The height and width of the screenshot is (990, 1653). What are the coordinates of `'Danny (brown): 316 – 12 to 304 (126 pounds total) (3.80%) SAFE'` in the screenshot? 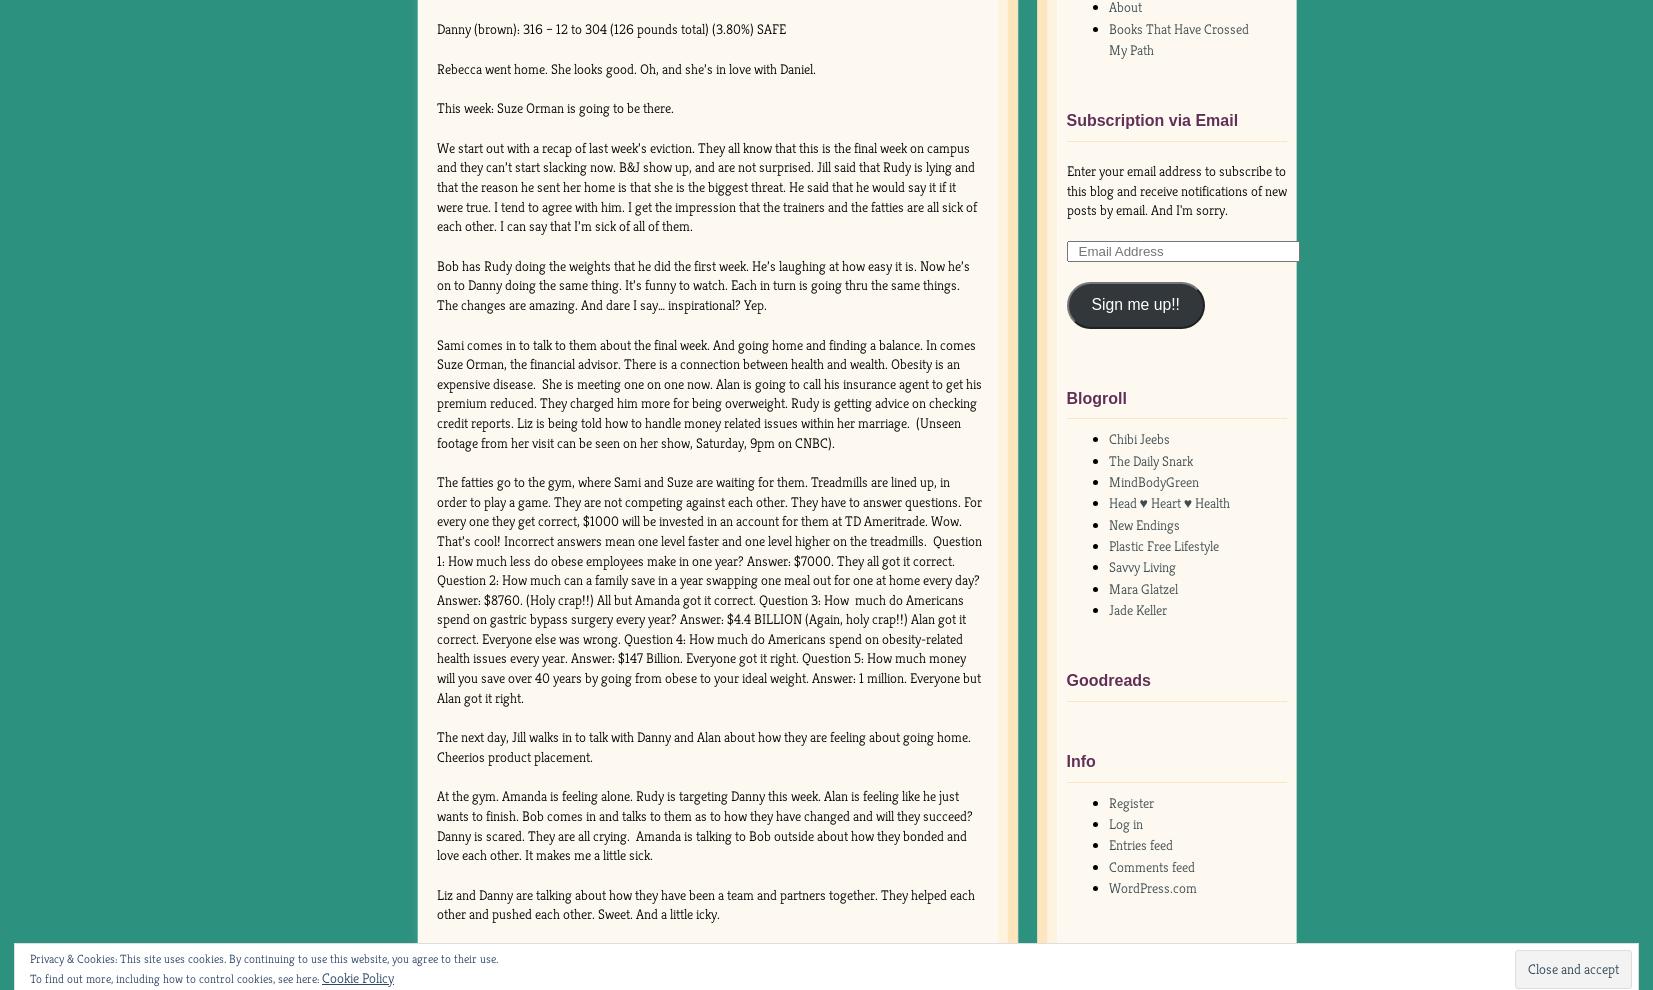 It's located at (609, 28).